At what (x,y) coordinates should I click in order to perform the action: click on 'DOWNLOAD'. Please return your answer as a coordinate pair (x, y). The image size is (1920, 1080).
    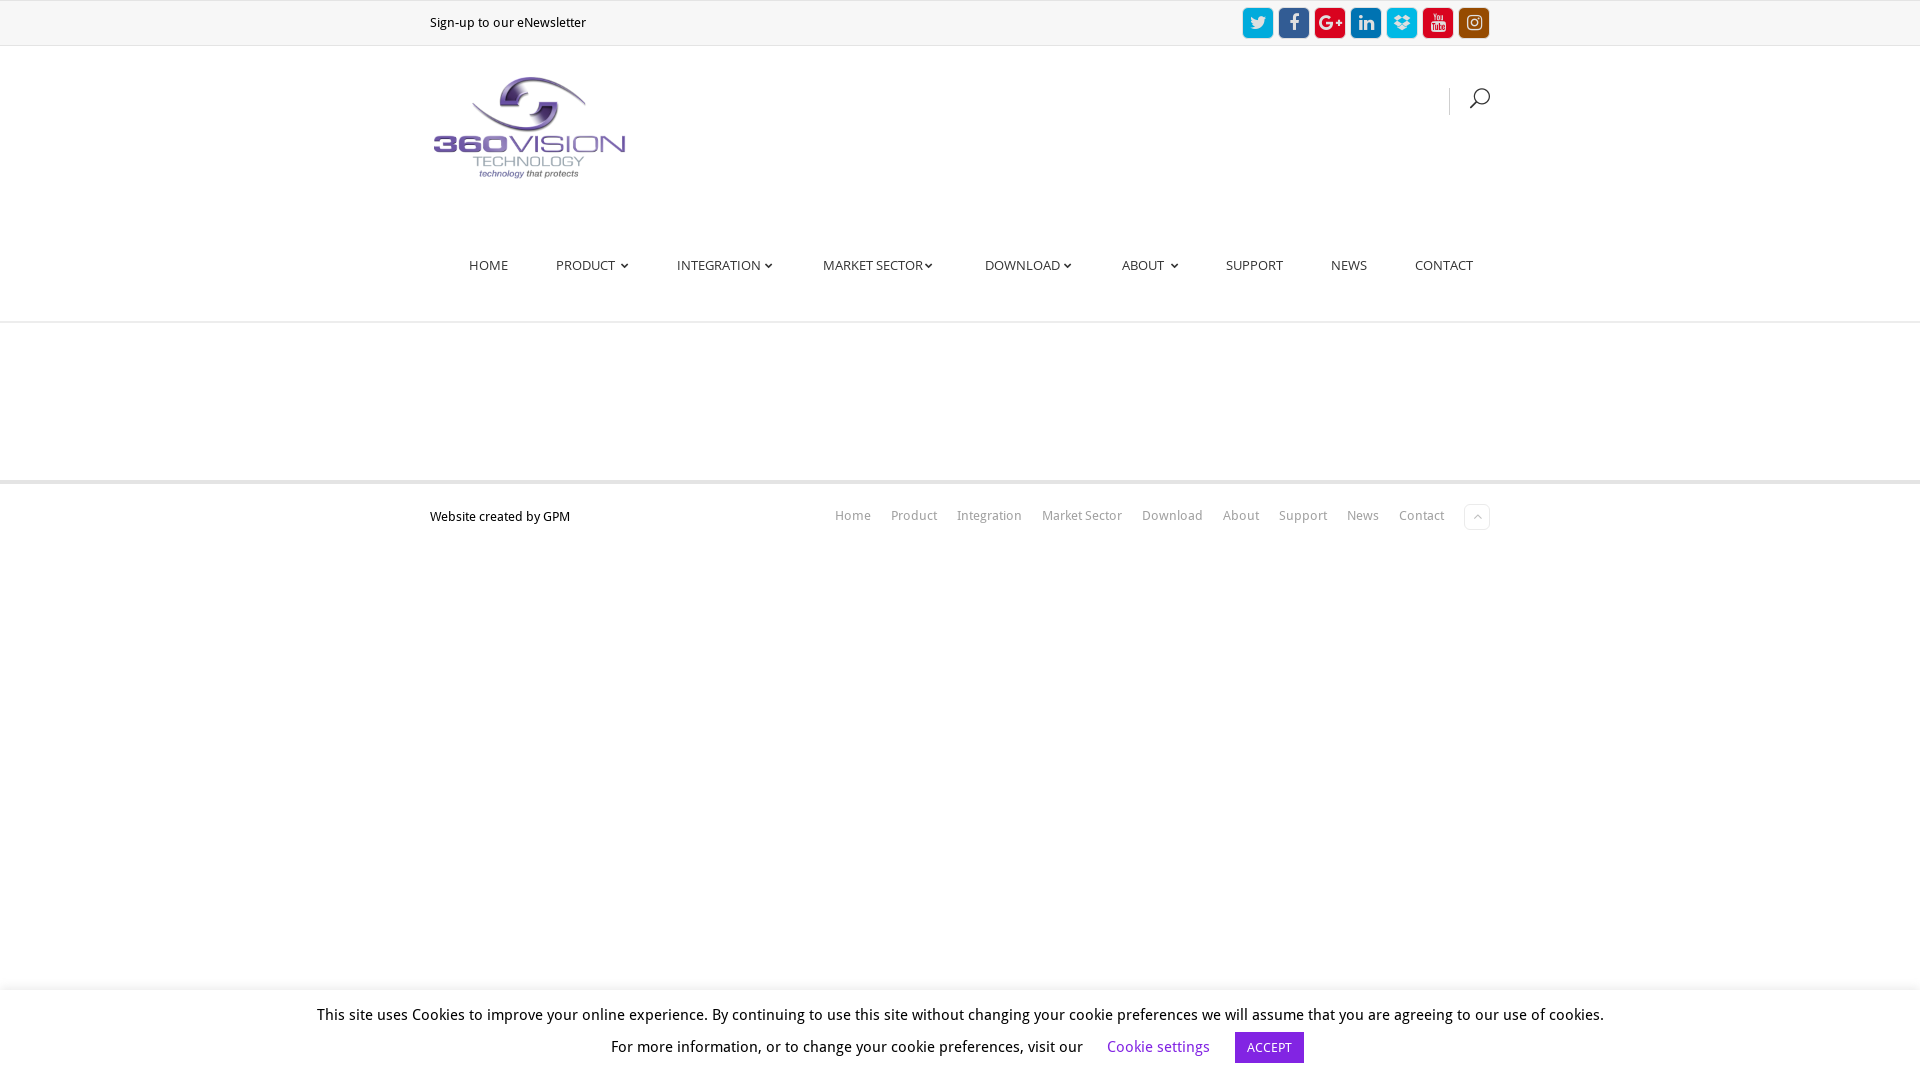
    Looking at the image, I should click on (1029, 264).